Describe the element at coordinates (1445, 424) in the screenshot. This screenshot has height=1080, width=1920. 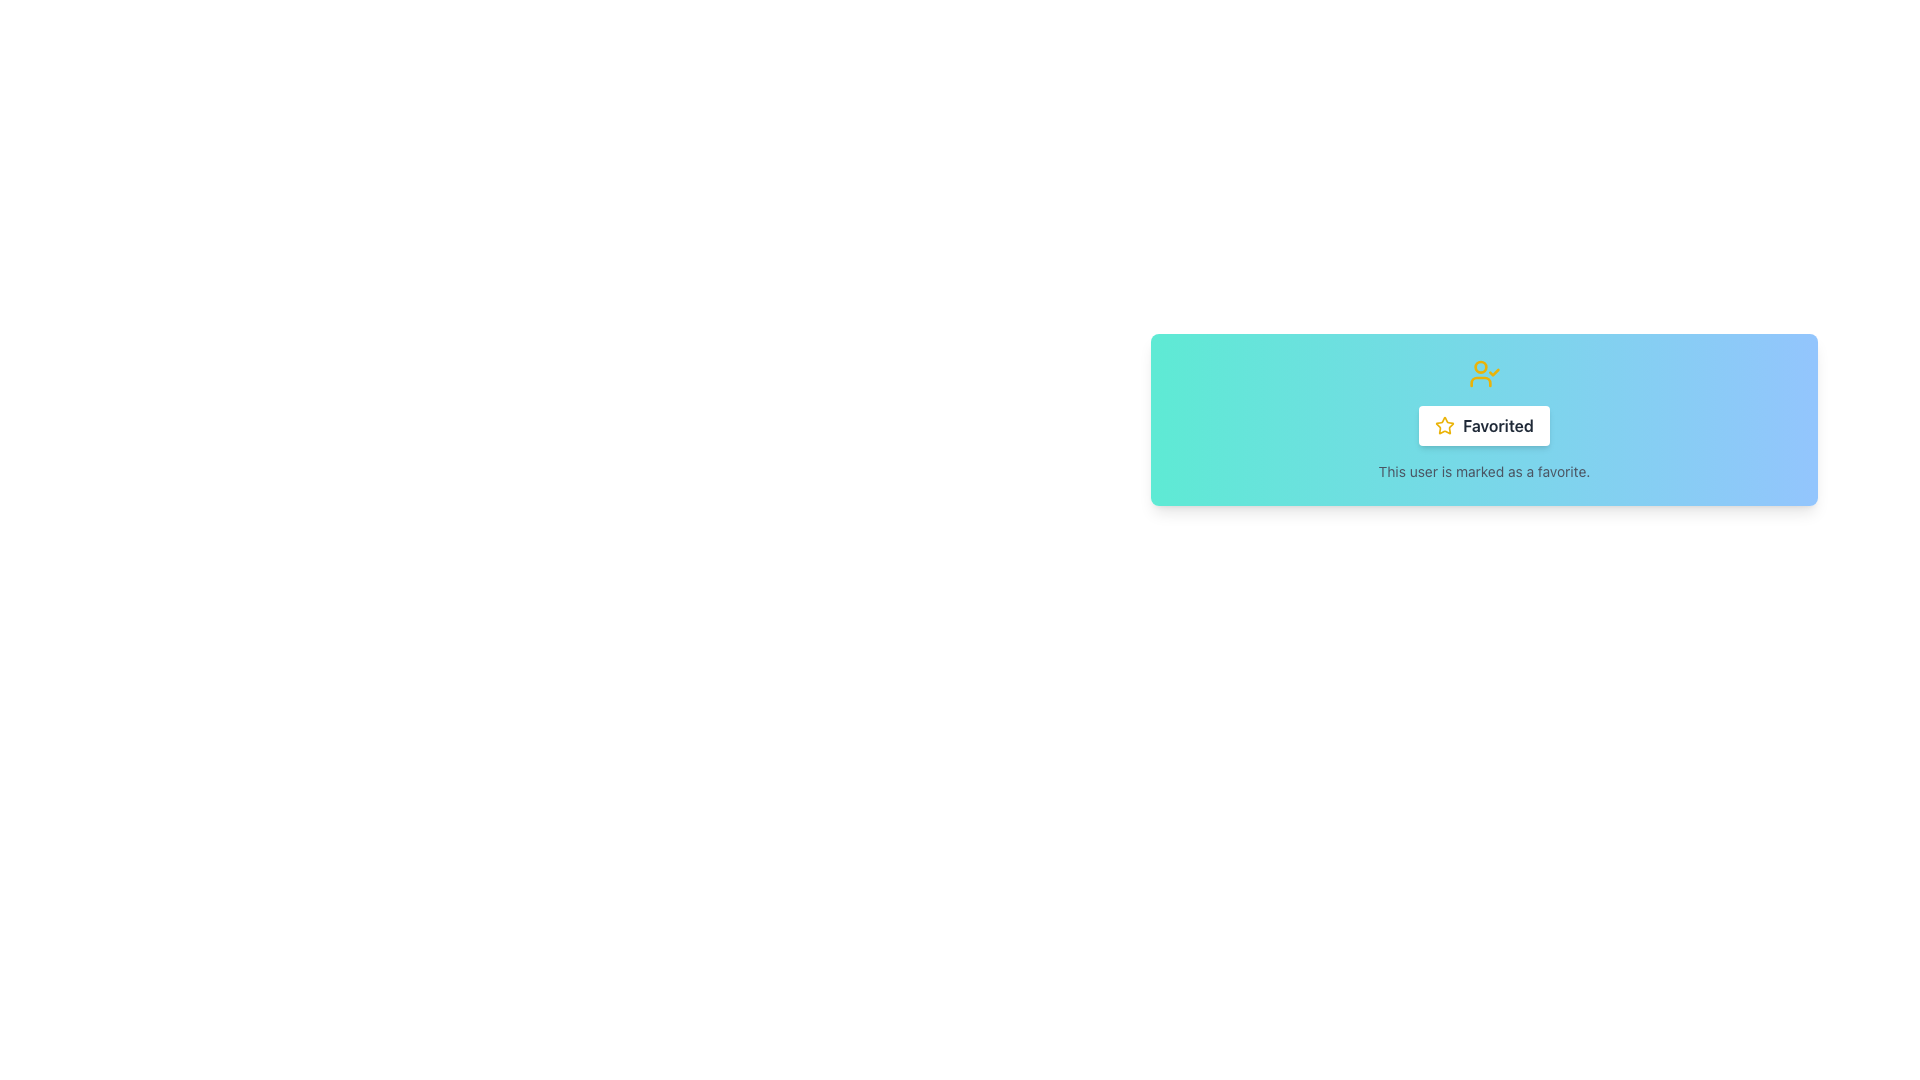
I see `the 'favorite' status icon, which is the leftmost icon in a group, visually representing the 'favorited' status next to the label 'Favorited'` at that location.